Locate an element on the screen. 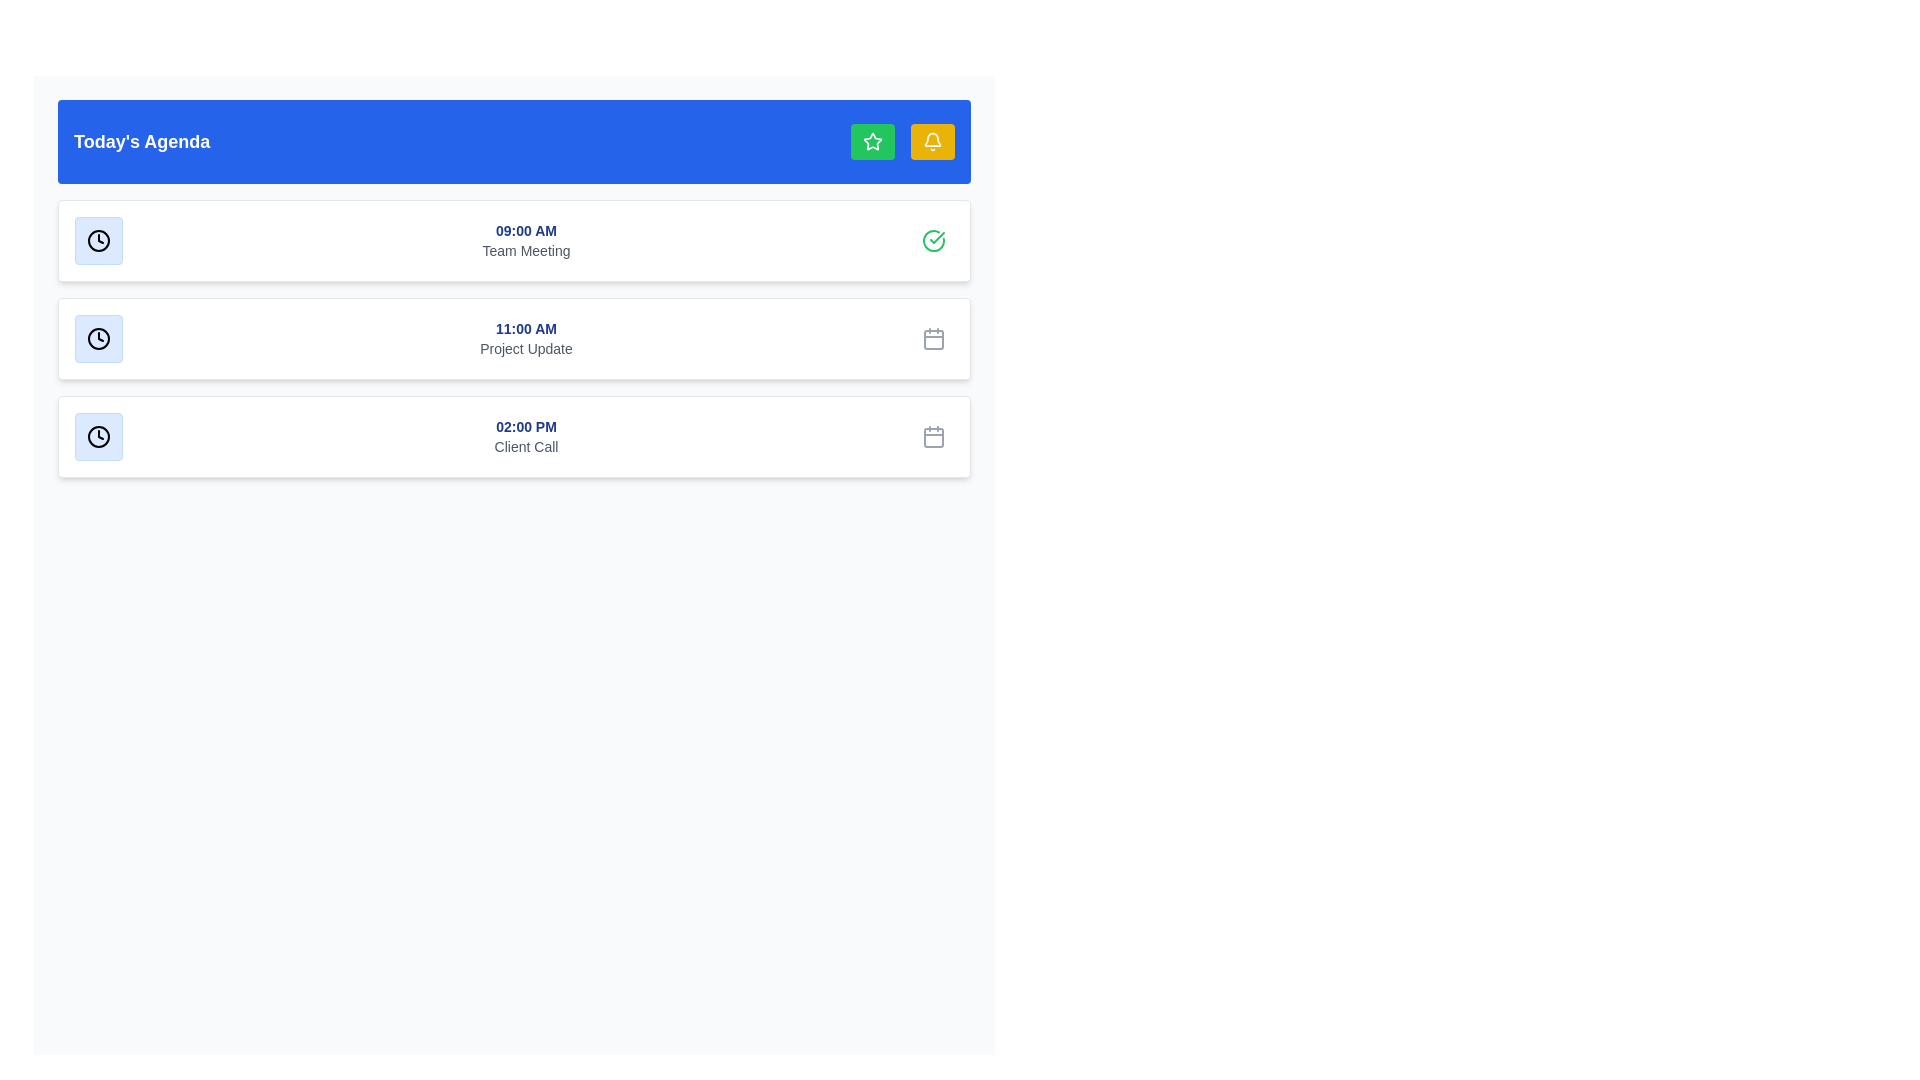 The image size is (1920, 1080). the calendar icon located in the third section of the agenda list, which is positioned to the right of the text area displaying the time and title for the agenda item is located at coordinates (933, 338).